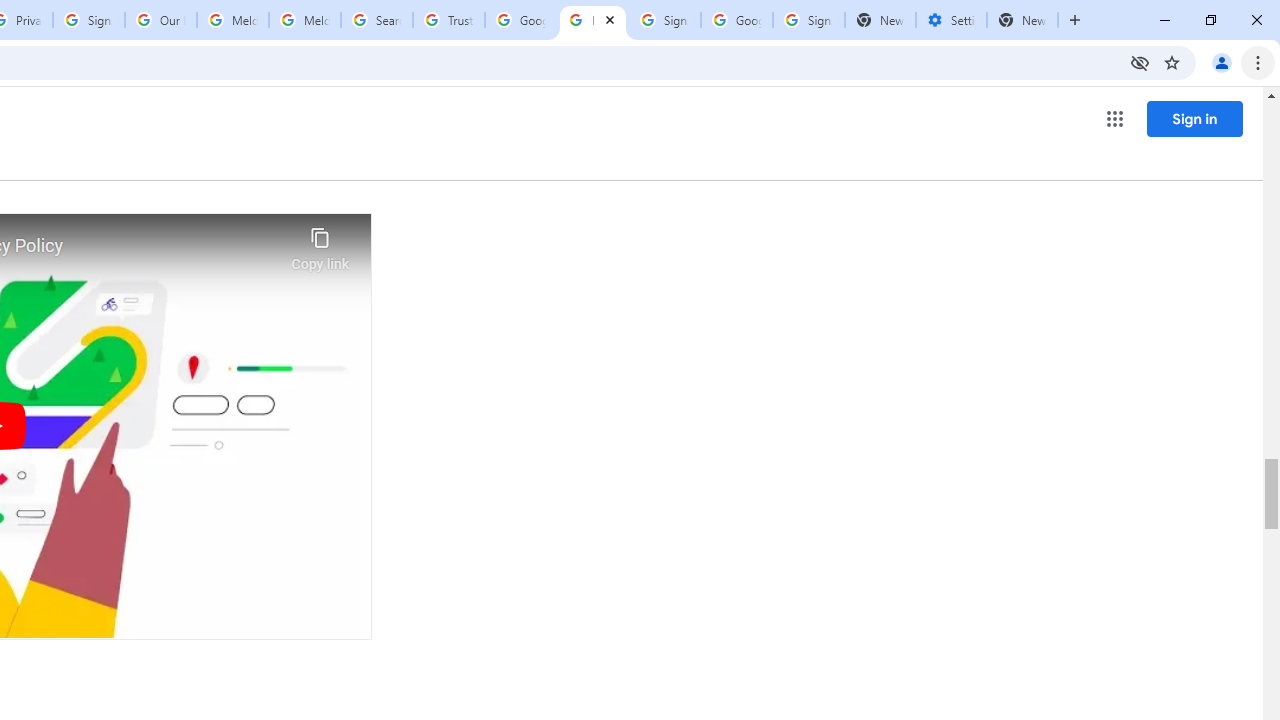 The width and height of the screenshot is (1280, 720). I want to click on 'Copy link', so click(320, 243).